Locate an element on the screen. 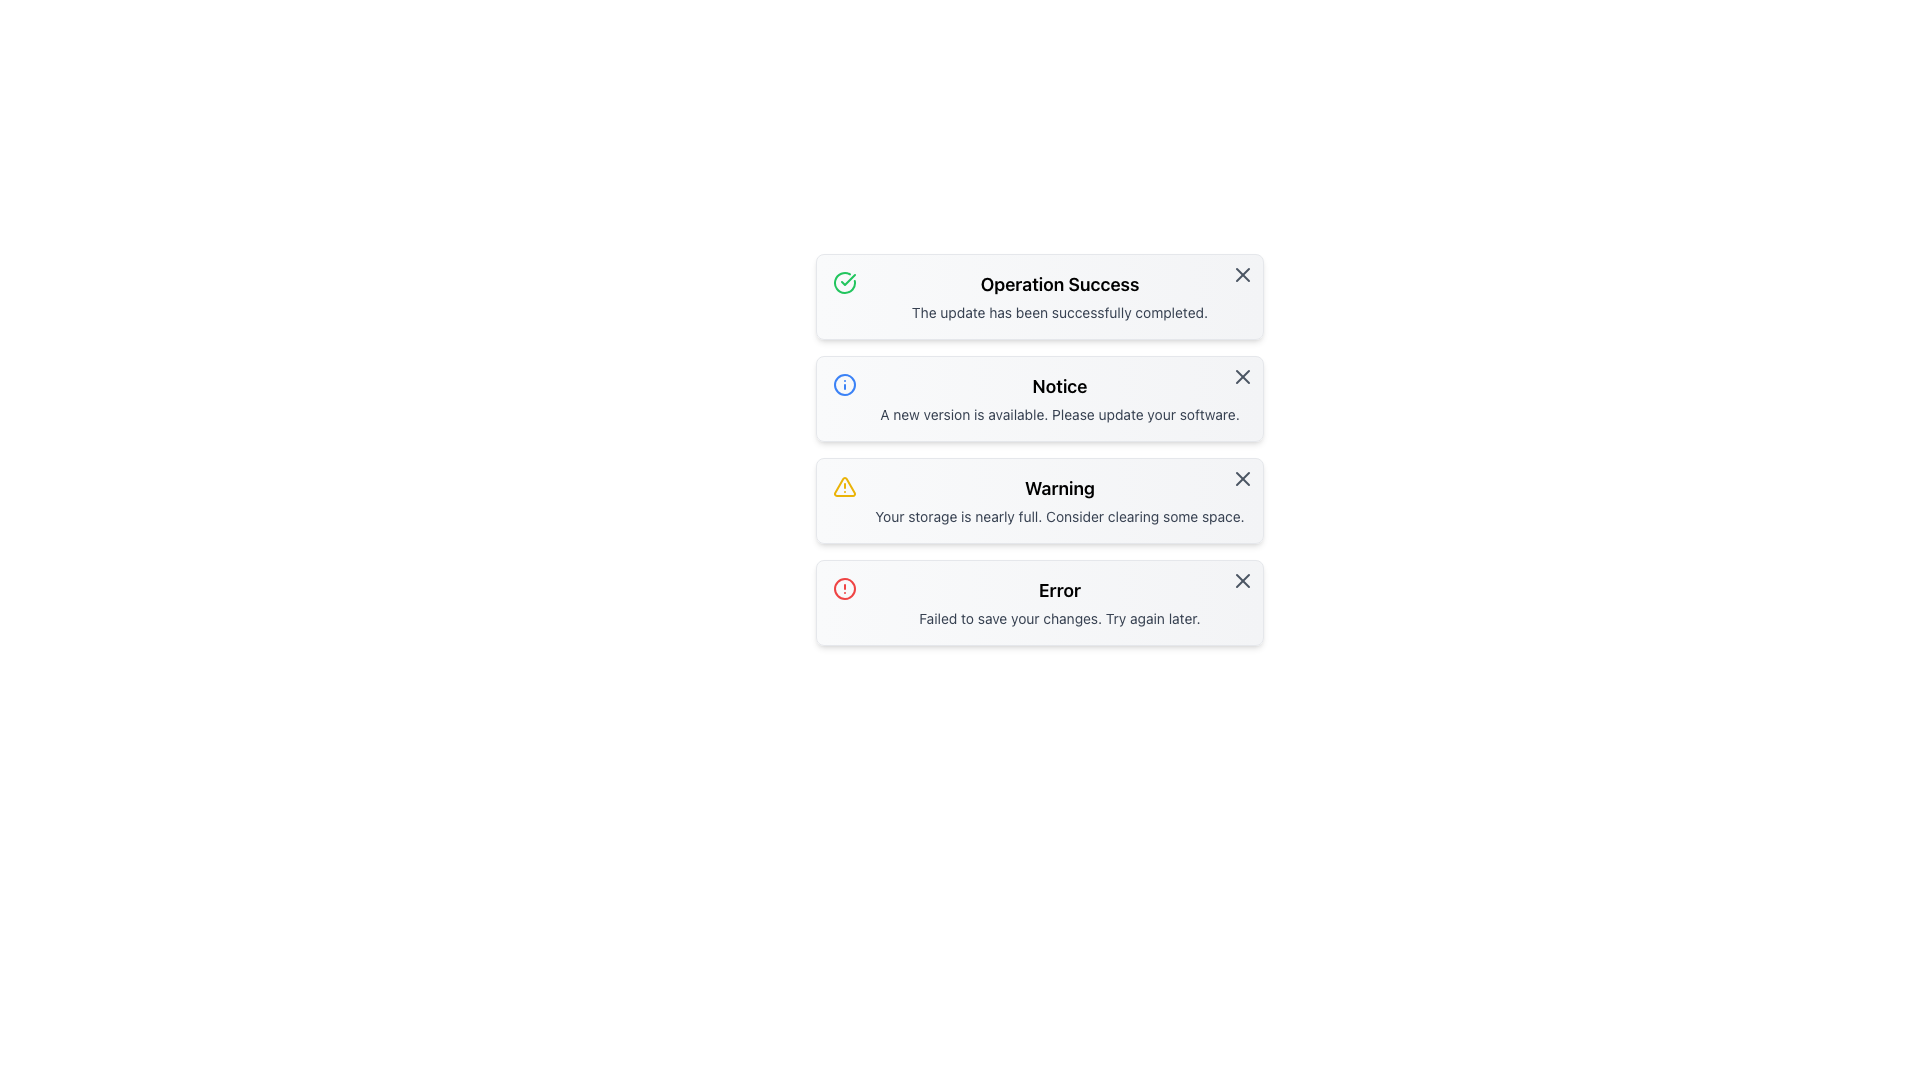 This screenshot has height=1080, width=1920. the 'Operation Success' text label, which is prominently displayed in a bold and large font with a green checkmark icon, located at the top of the first notification card is located at coordinates (1059, 285).